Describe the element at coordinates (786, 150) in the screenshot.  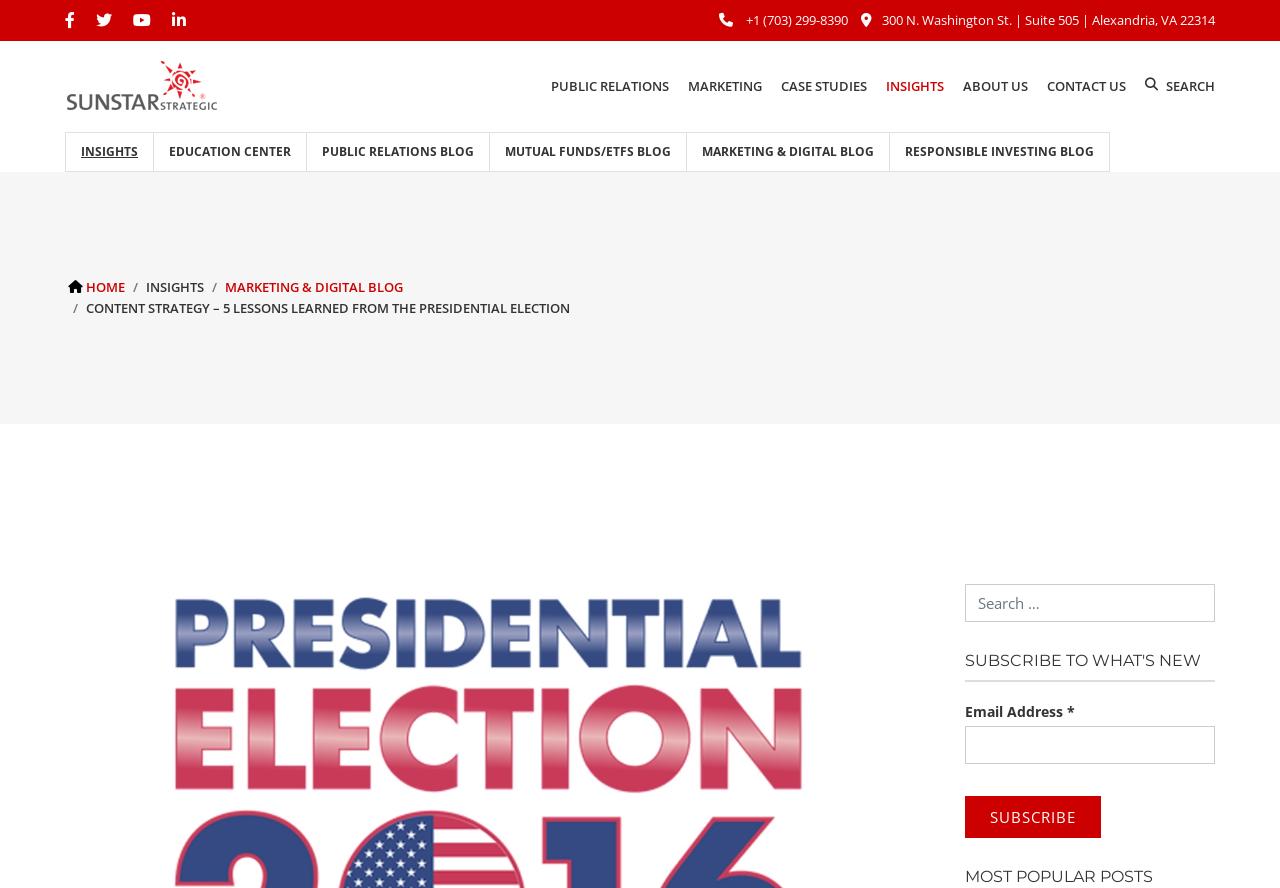
I see `'Marketing & Digital Blog'` at that location.